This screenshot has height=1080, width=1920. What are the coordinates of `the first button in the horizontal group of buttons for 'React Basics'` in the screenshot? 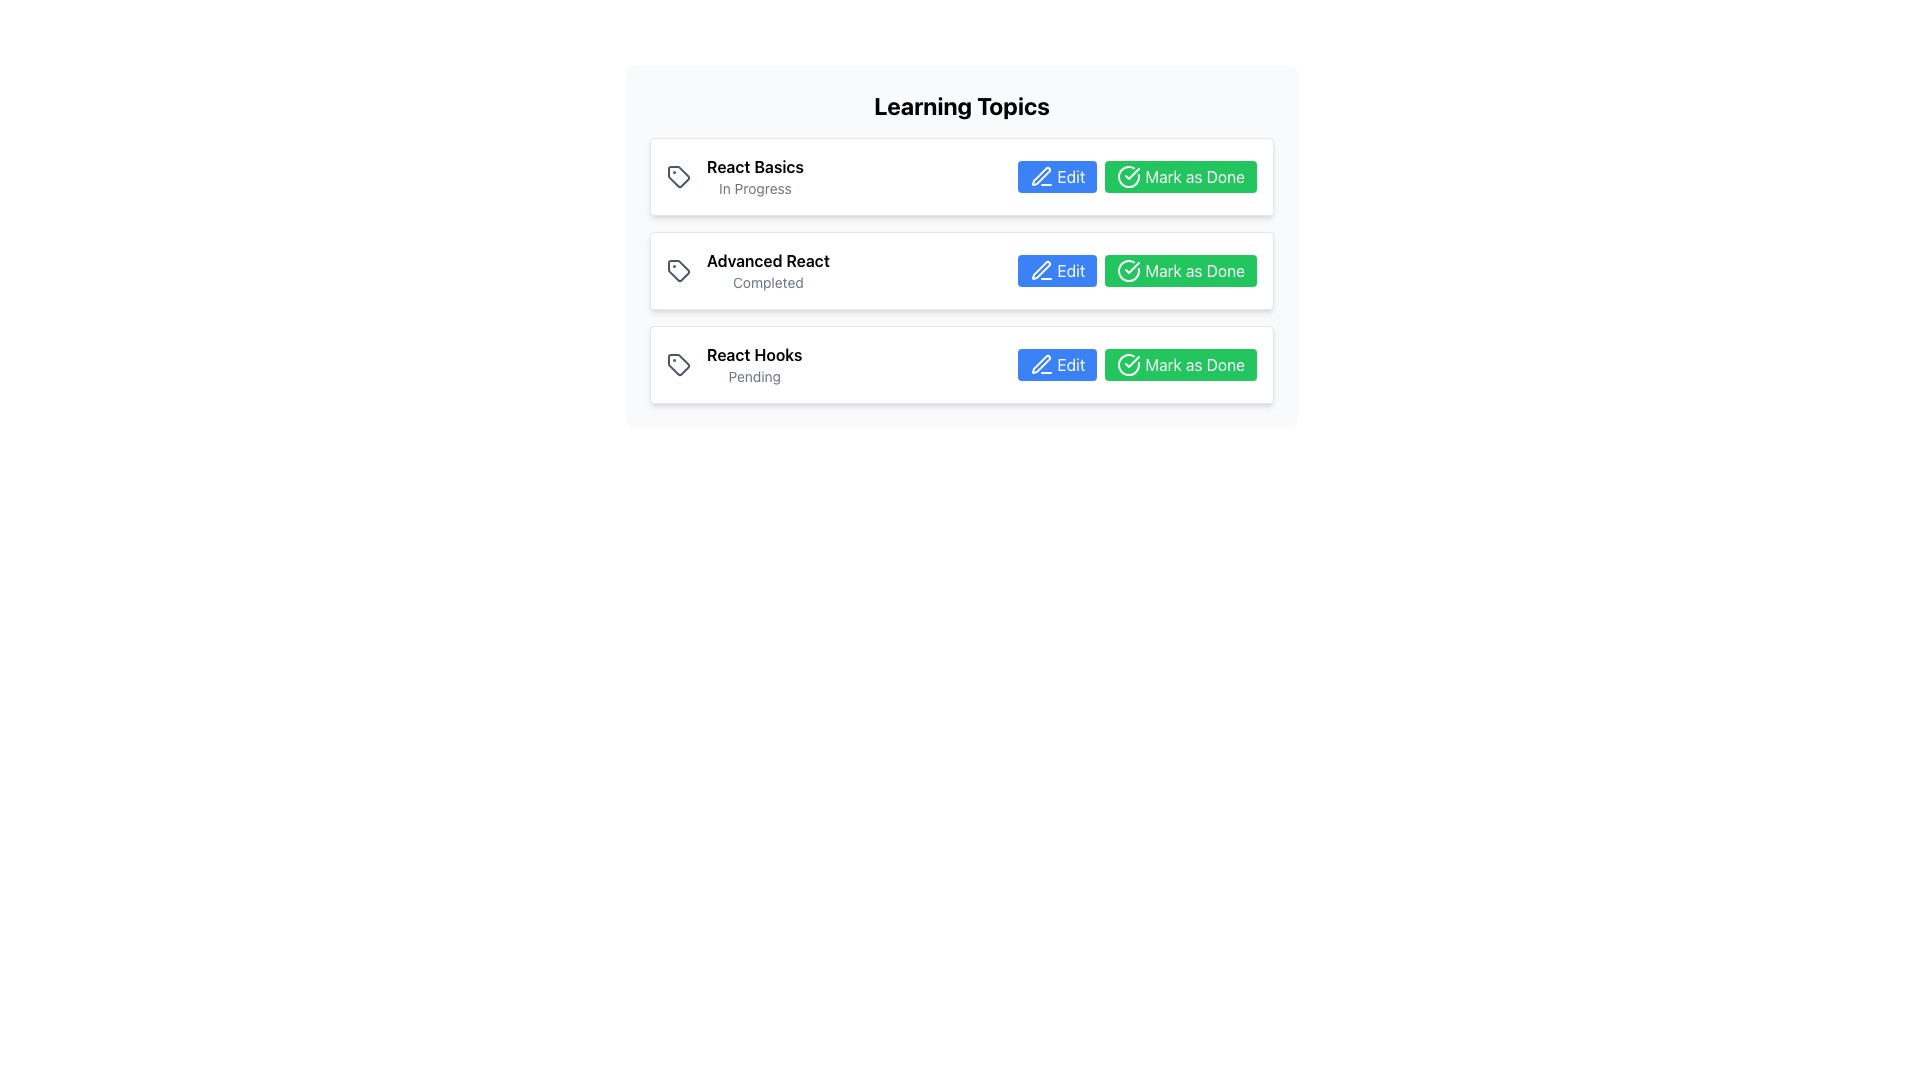 It's located at (1055, 176).